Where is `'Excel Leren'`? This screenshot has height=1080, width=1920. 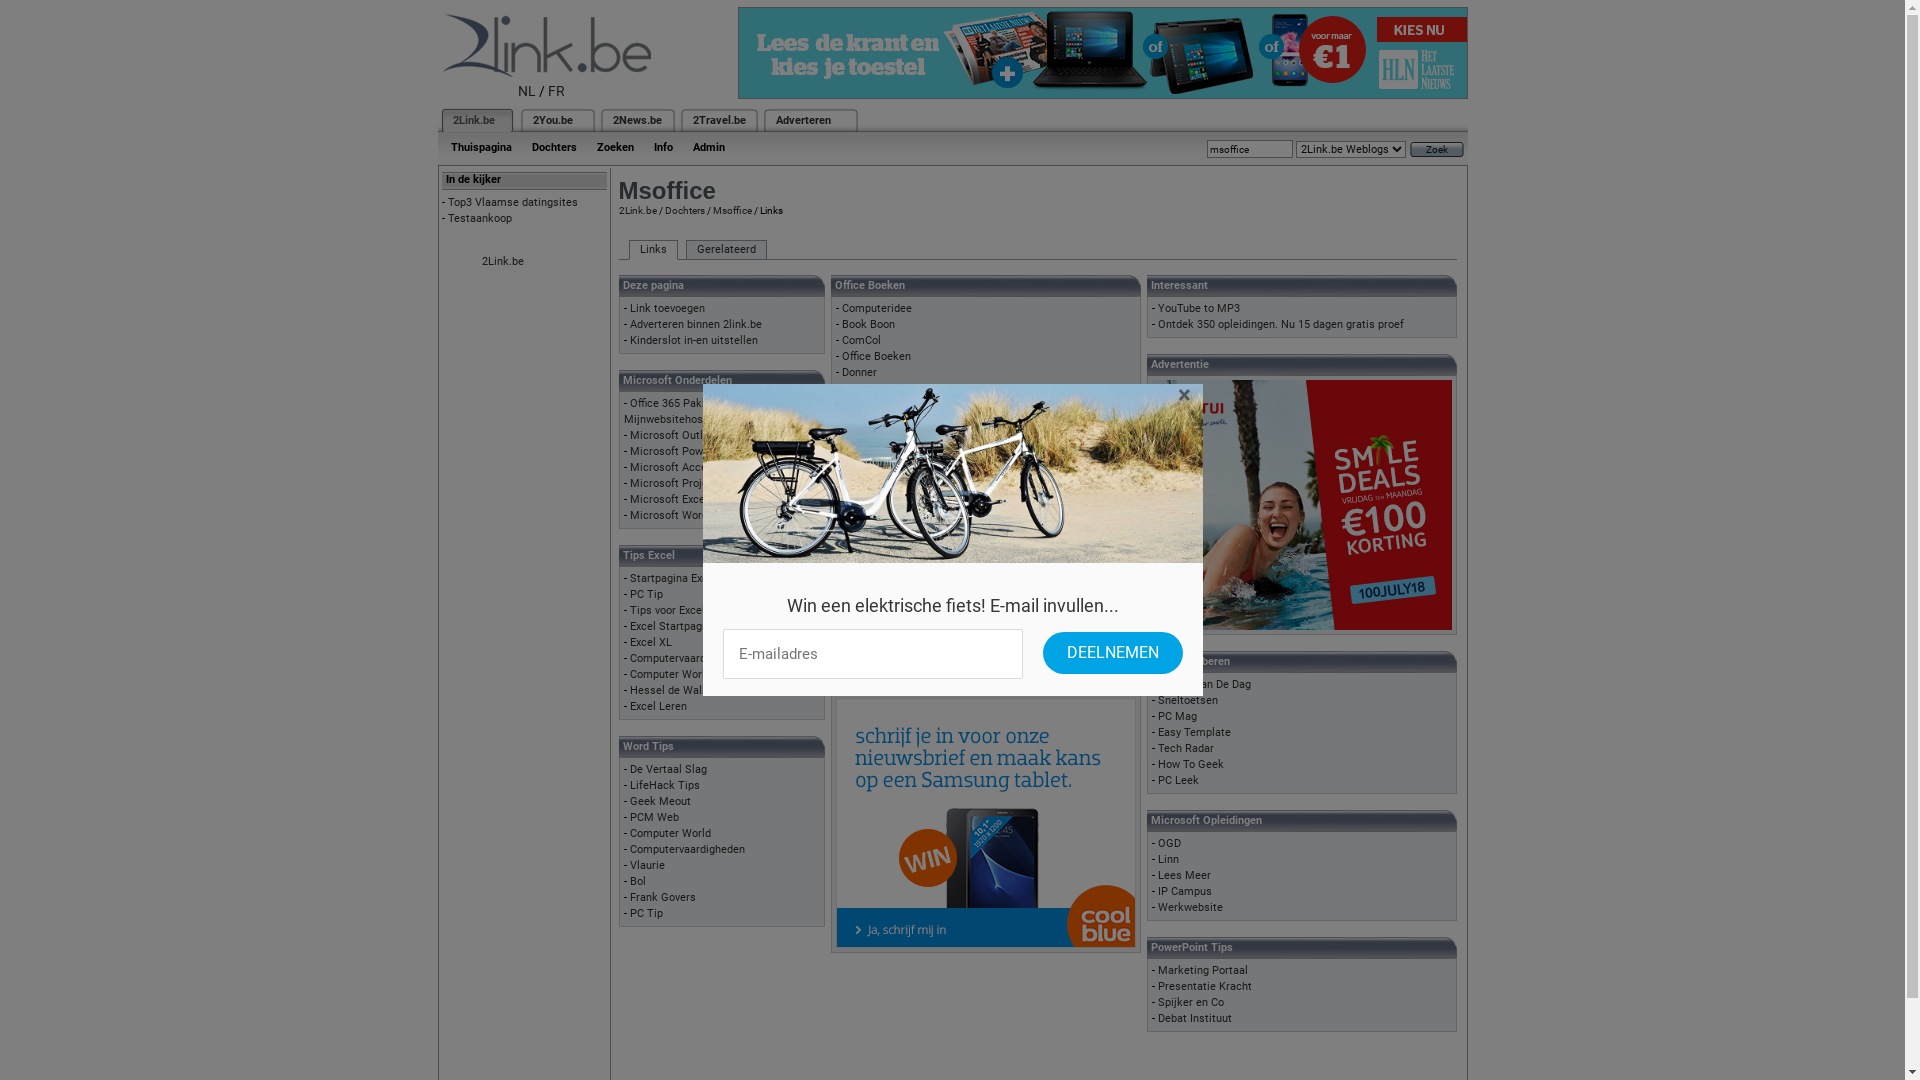
'Excel Leren' is located at coordinates (628, 705).